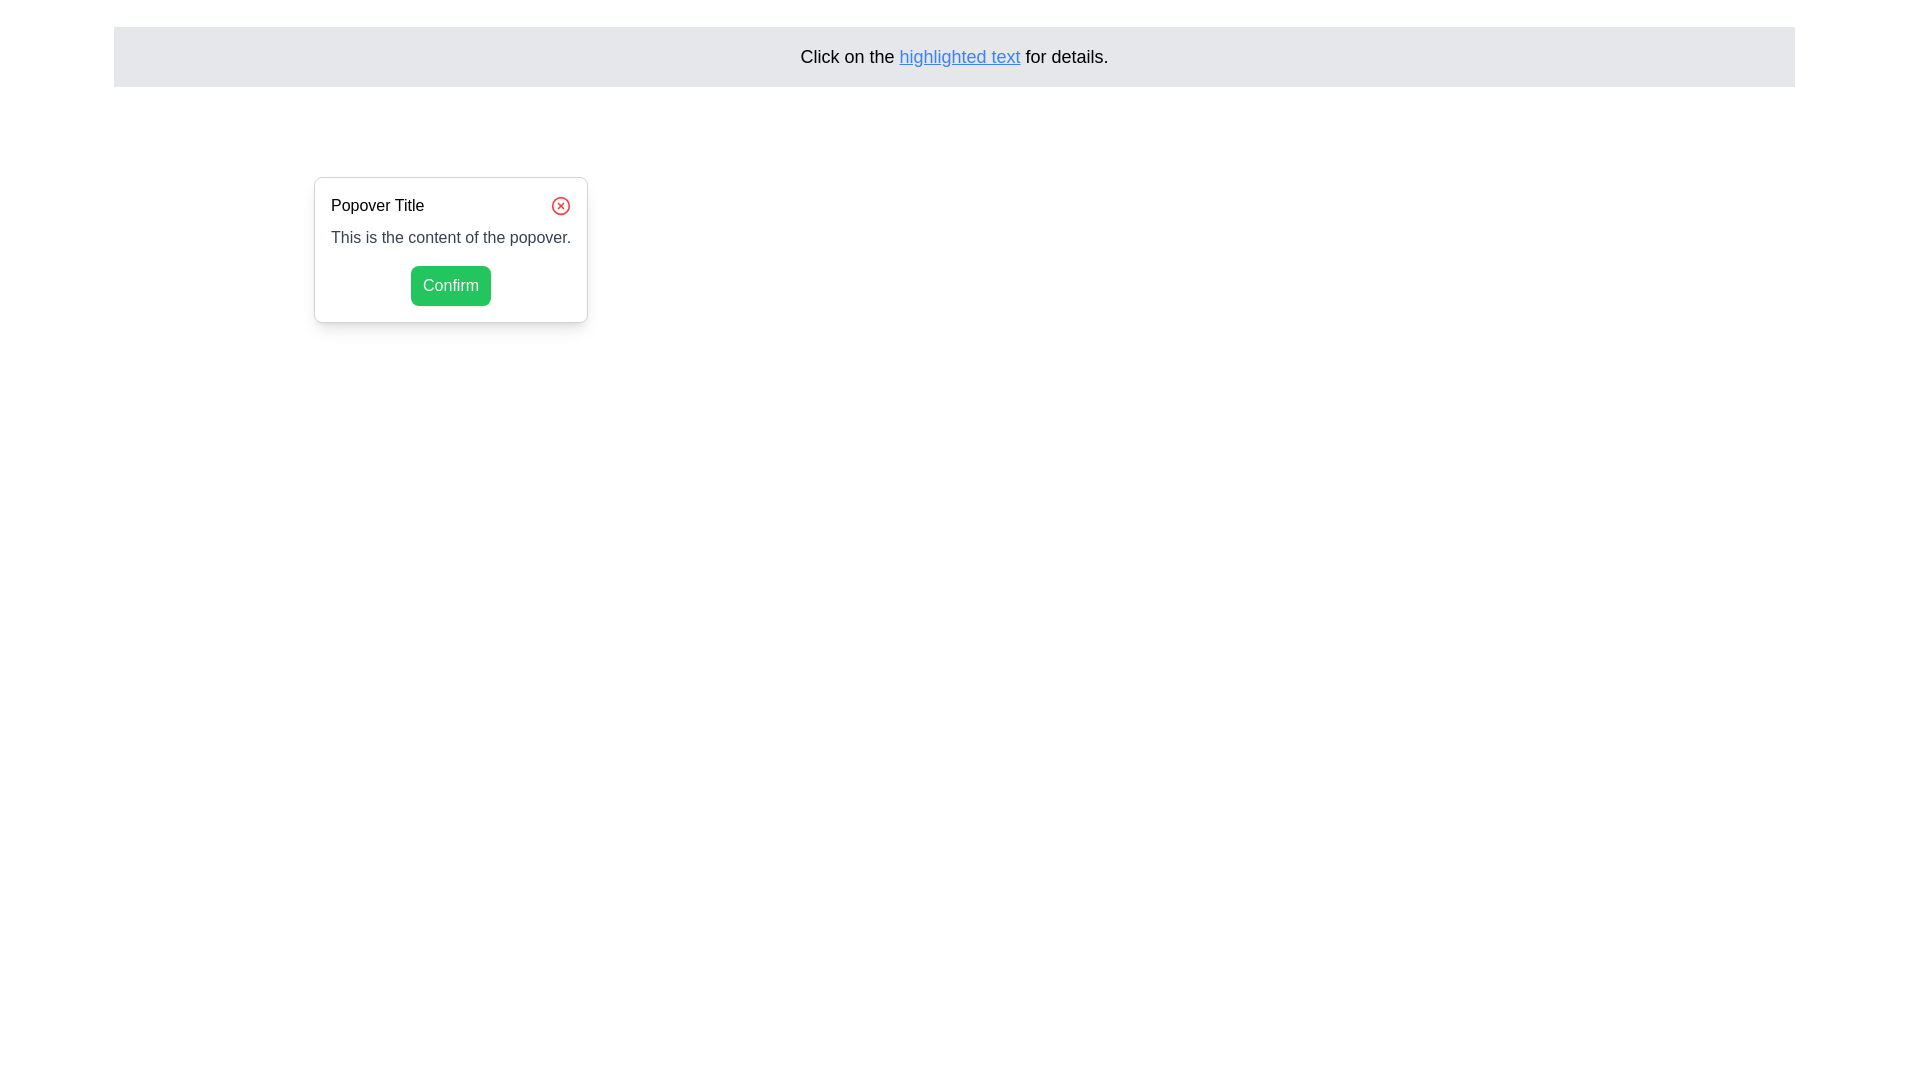 The height and width of the screenshot is (1080, 1920). I want to click on the 'Confirm' button with a green background and white text located at the bottom center of the popover interface, so click(450, 285).